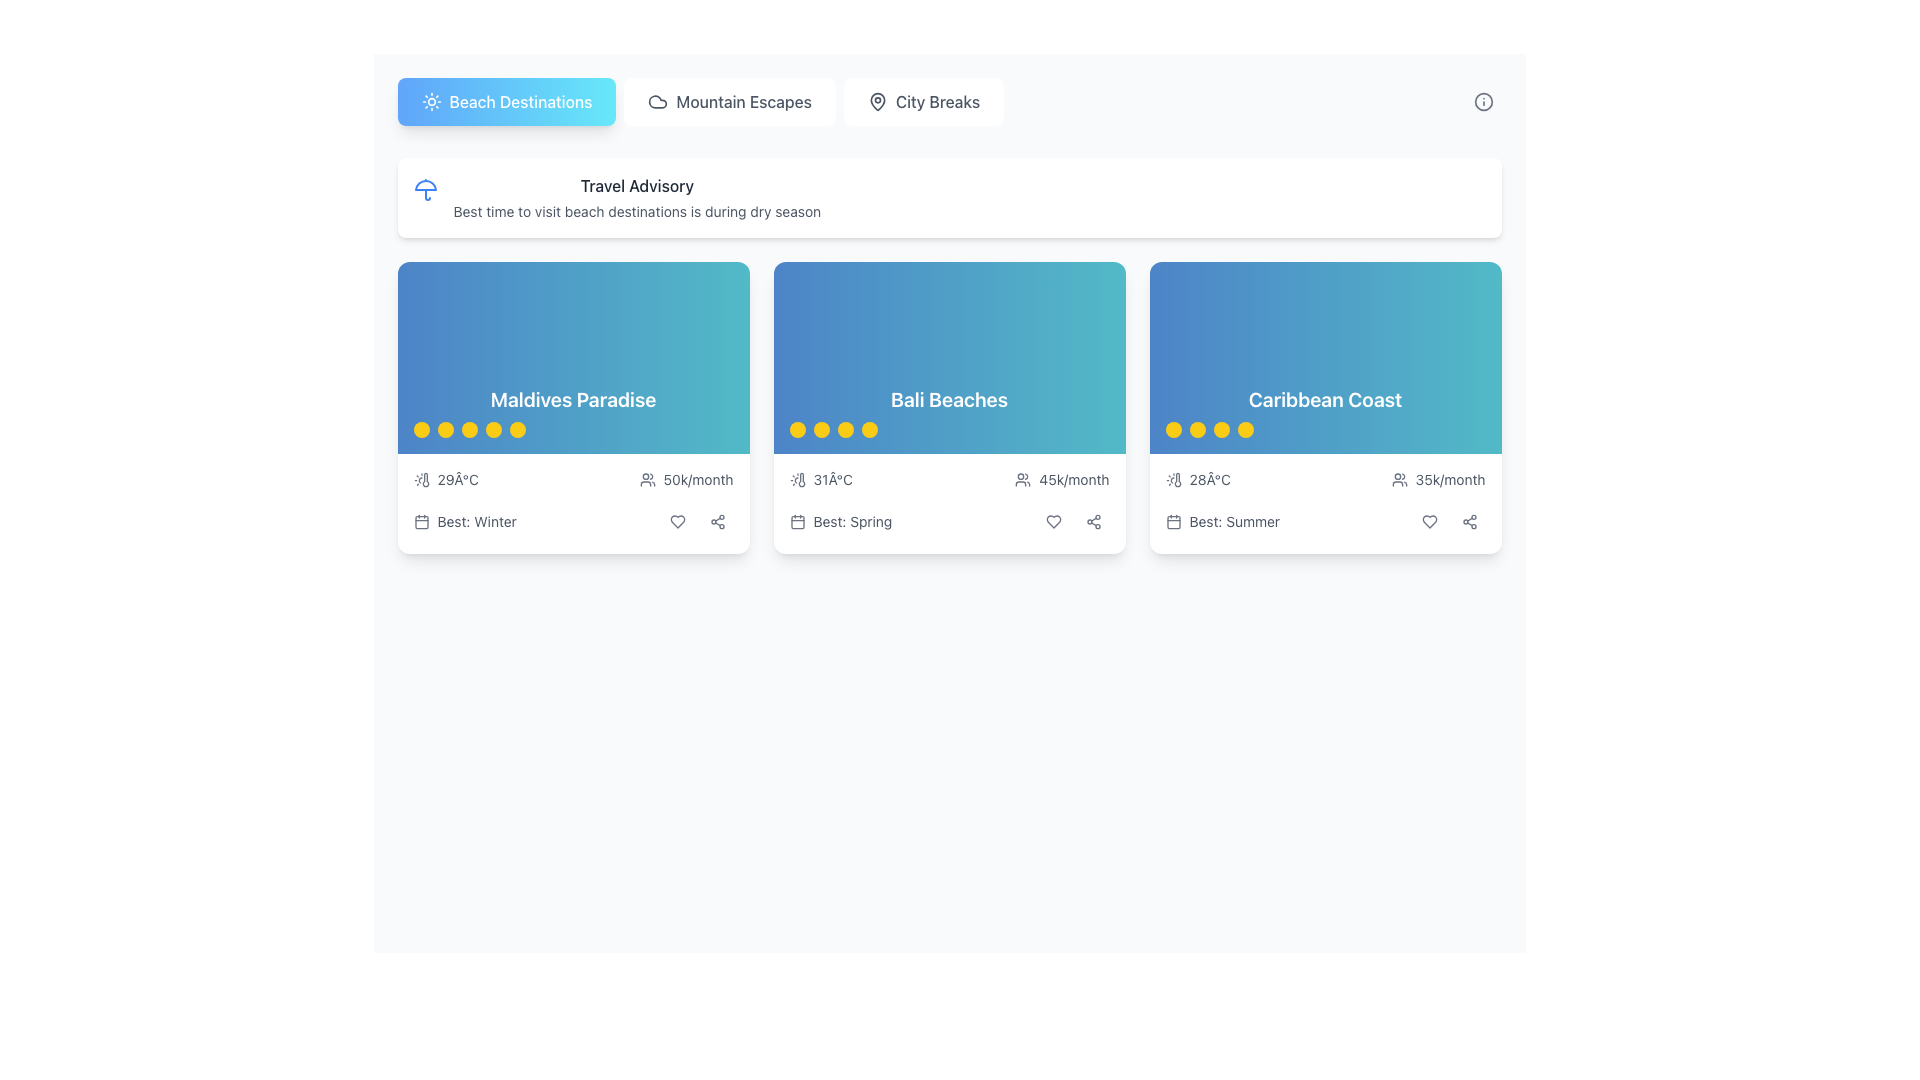 The image size is (1920, 1080). I want to click on the heart-shaped icon with a gray outline located beneath the 'Caribbean Coast' card in the grid layout, so click(1428, 520).